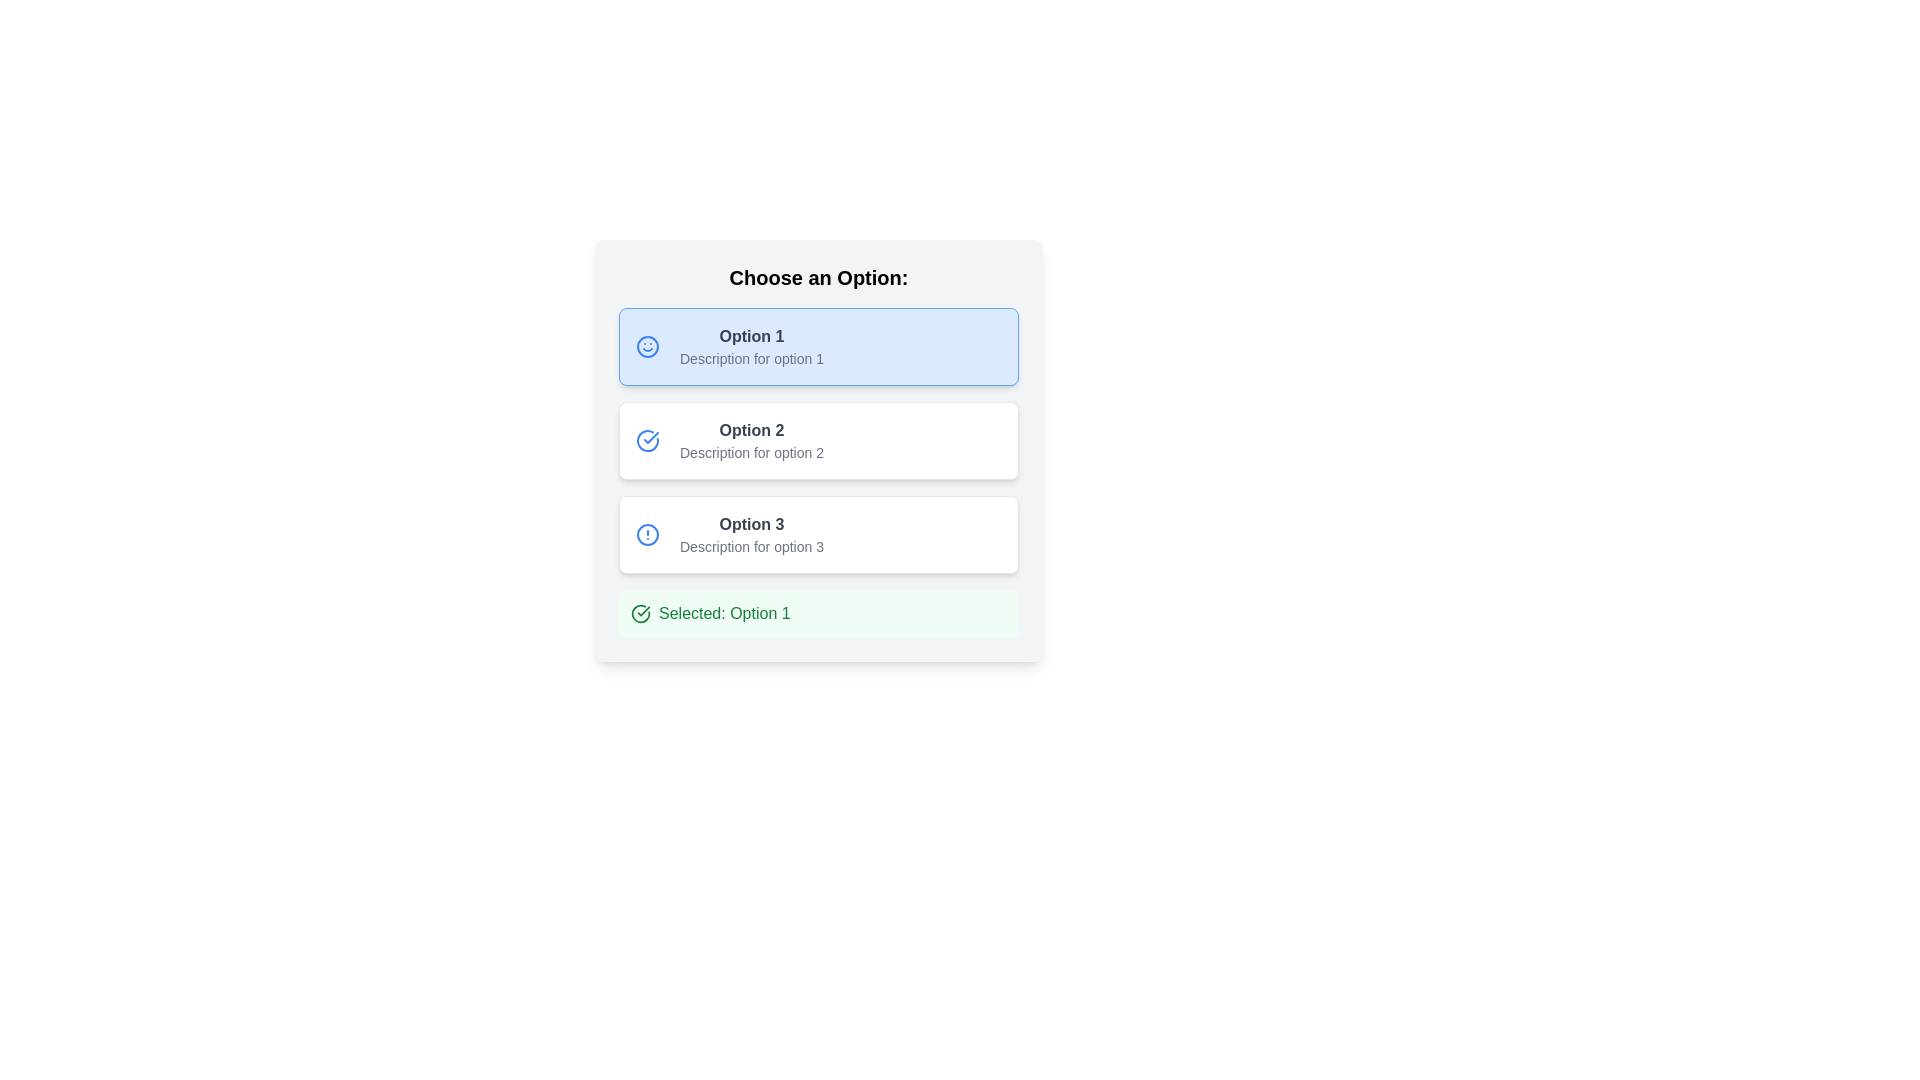  What do you see at coordinates (648, 346) in the screenshot?
I see `the circular outline representing a smiley face within the 'Option 1' button's SVG graphic` at bounding box center [648, 346].